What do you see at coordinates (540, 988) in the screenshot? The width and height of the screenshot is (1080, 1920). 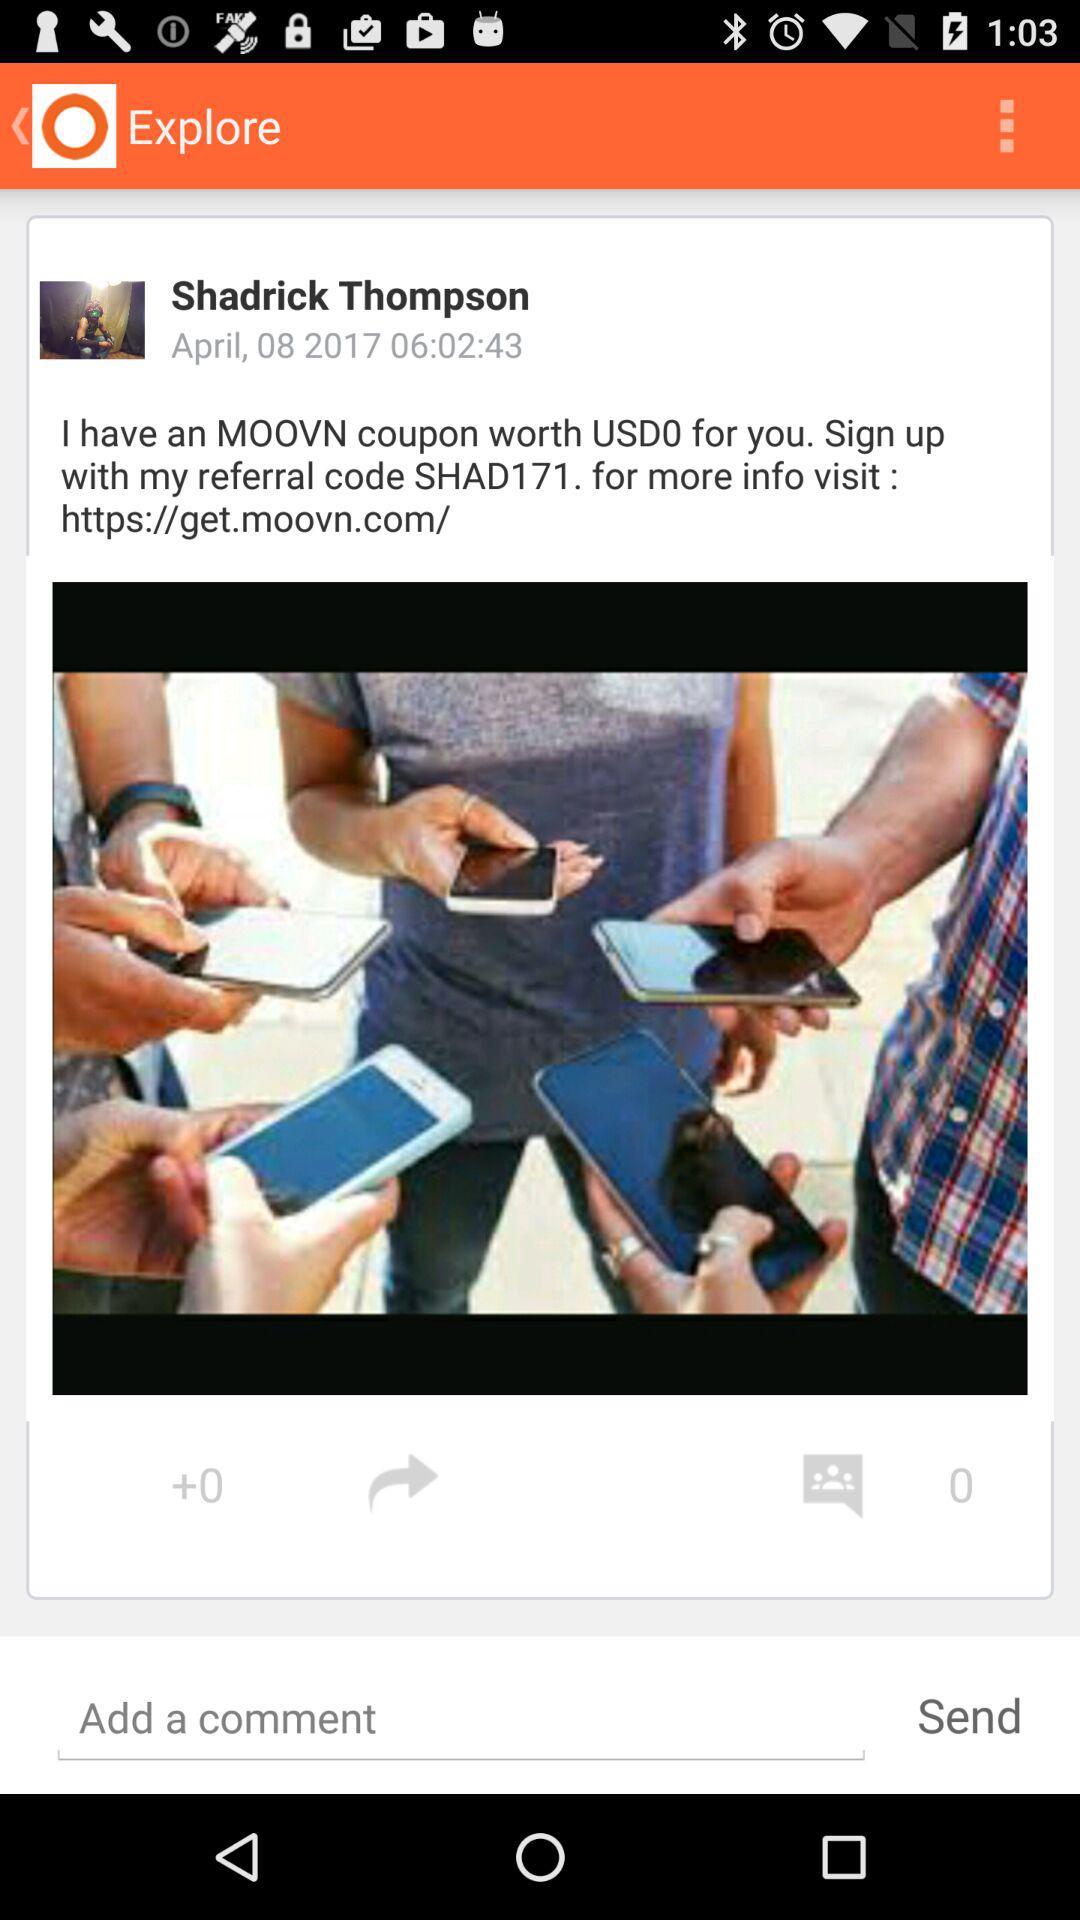 I see `the button above the +0 button` at bounding box center [540, 988].